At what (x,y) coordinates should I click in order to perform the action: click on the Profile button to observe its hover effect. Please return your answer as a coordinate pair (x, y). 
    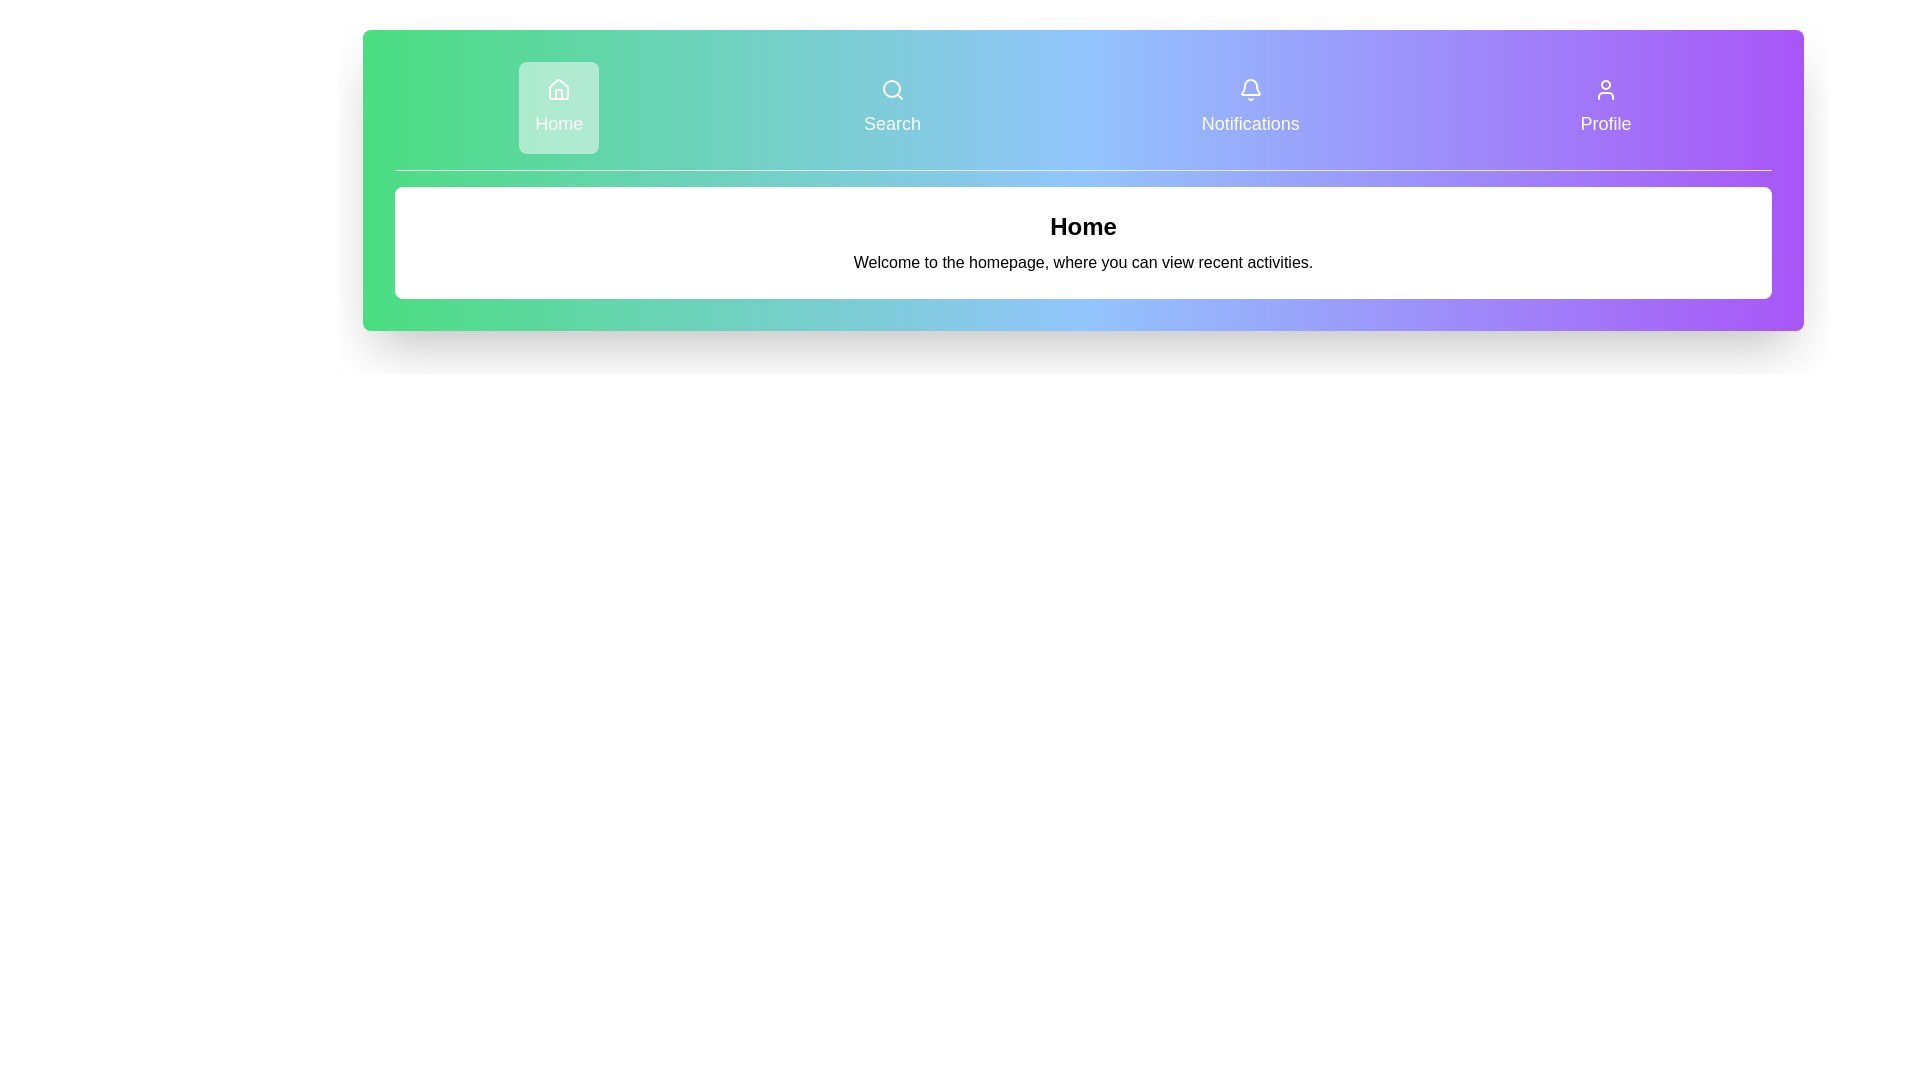
    Looking at the image, I should click on (1606, 108).